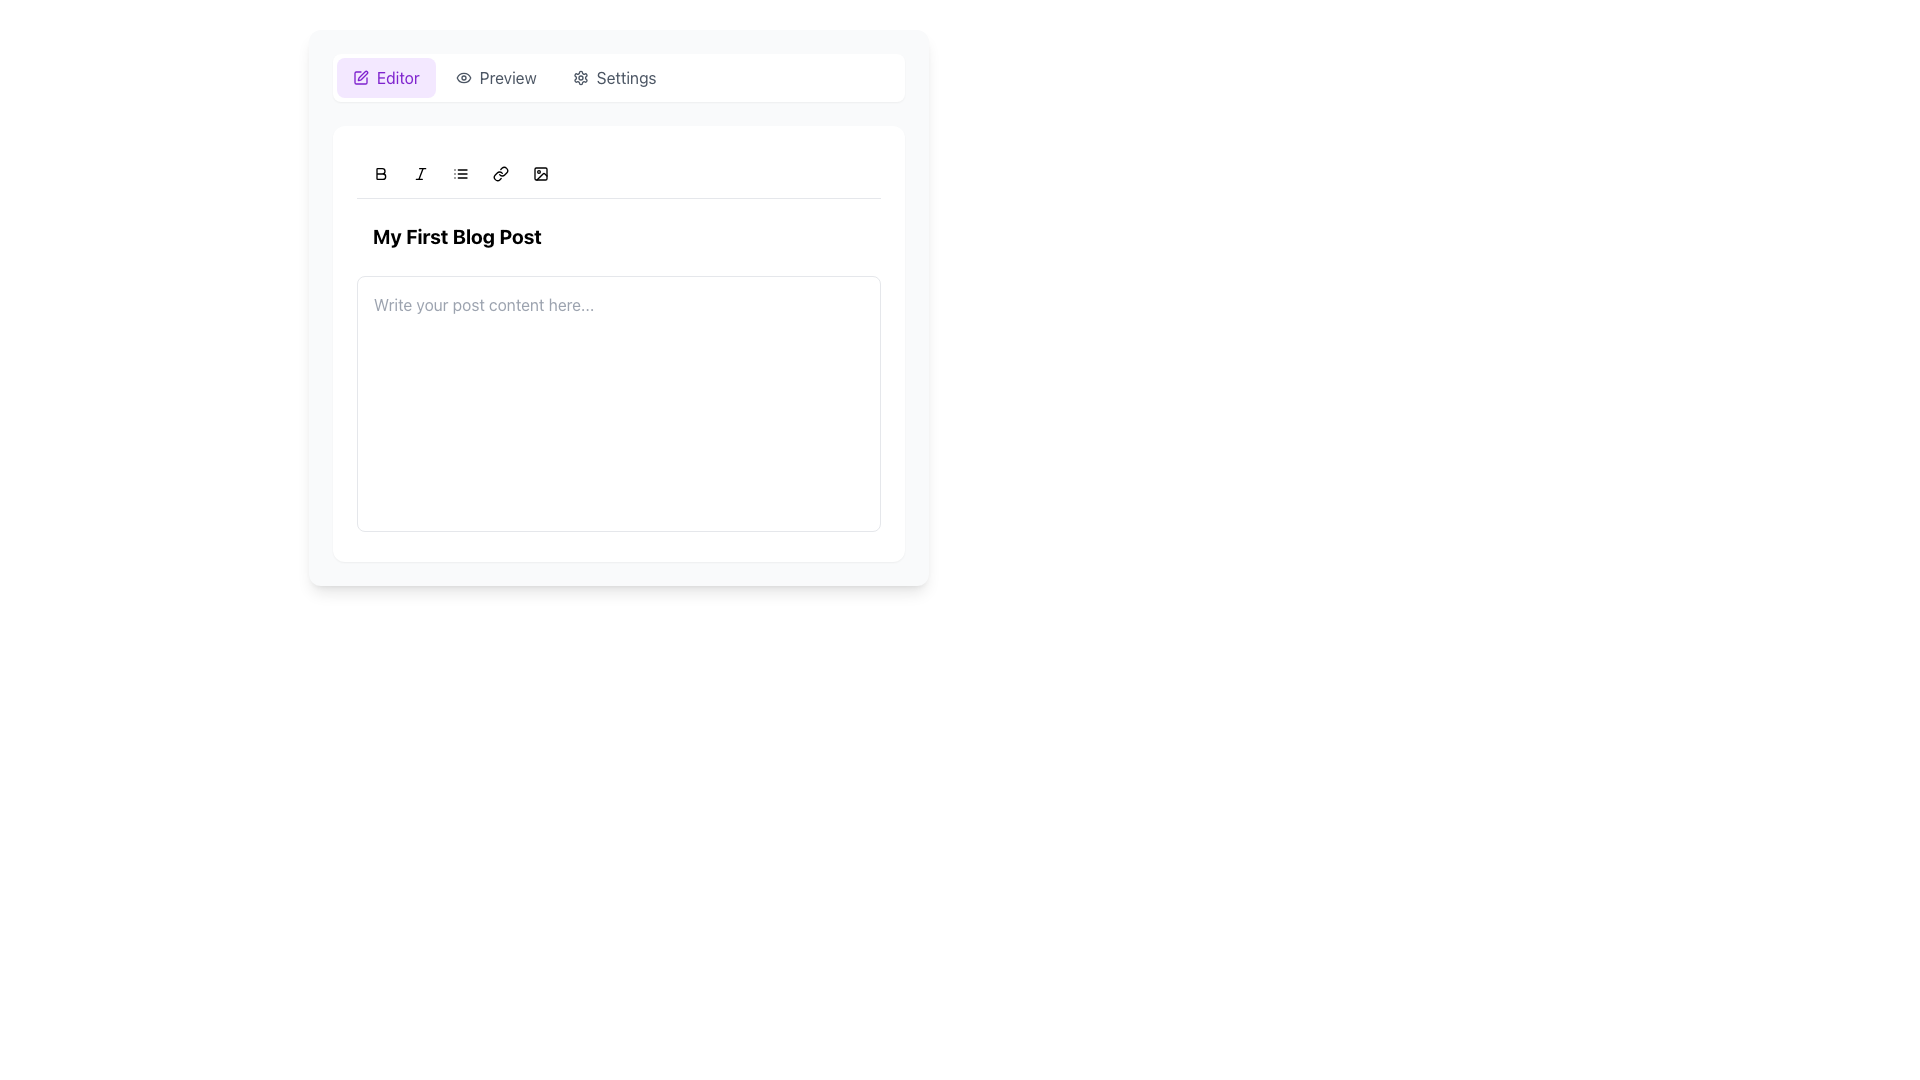 This screenshot has width=1920, height=1080. What do you see at coordinates (459, 172) in the screenshot?
I see `the list formatting button, which is the third button from the left in the formatting toolbar of the text editor, located between the 'Italic' and 'Link' buttons` at bounding box center [459, 172].